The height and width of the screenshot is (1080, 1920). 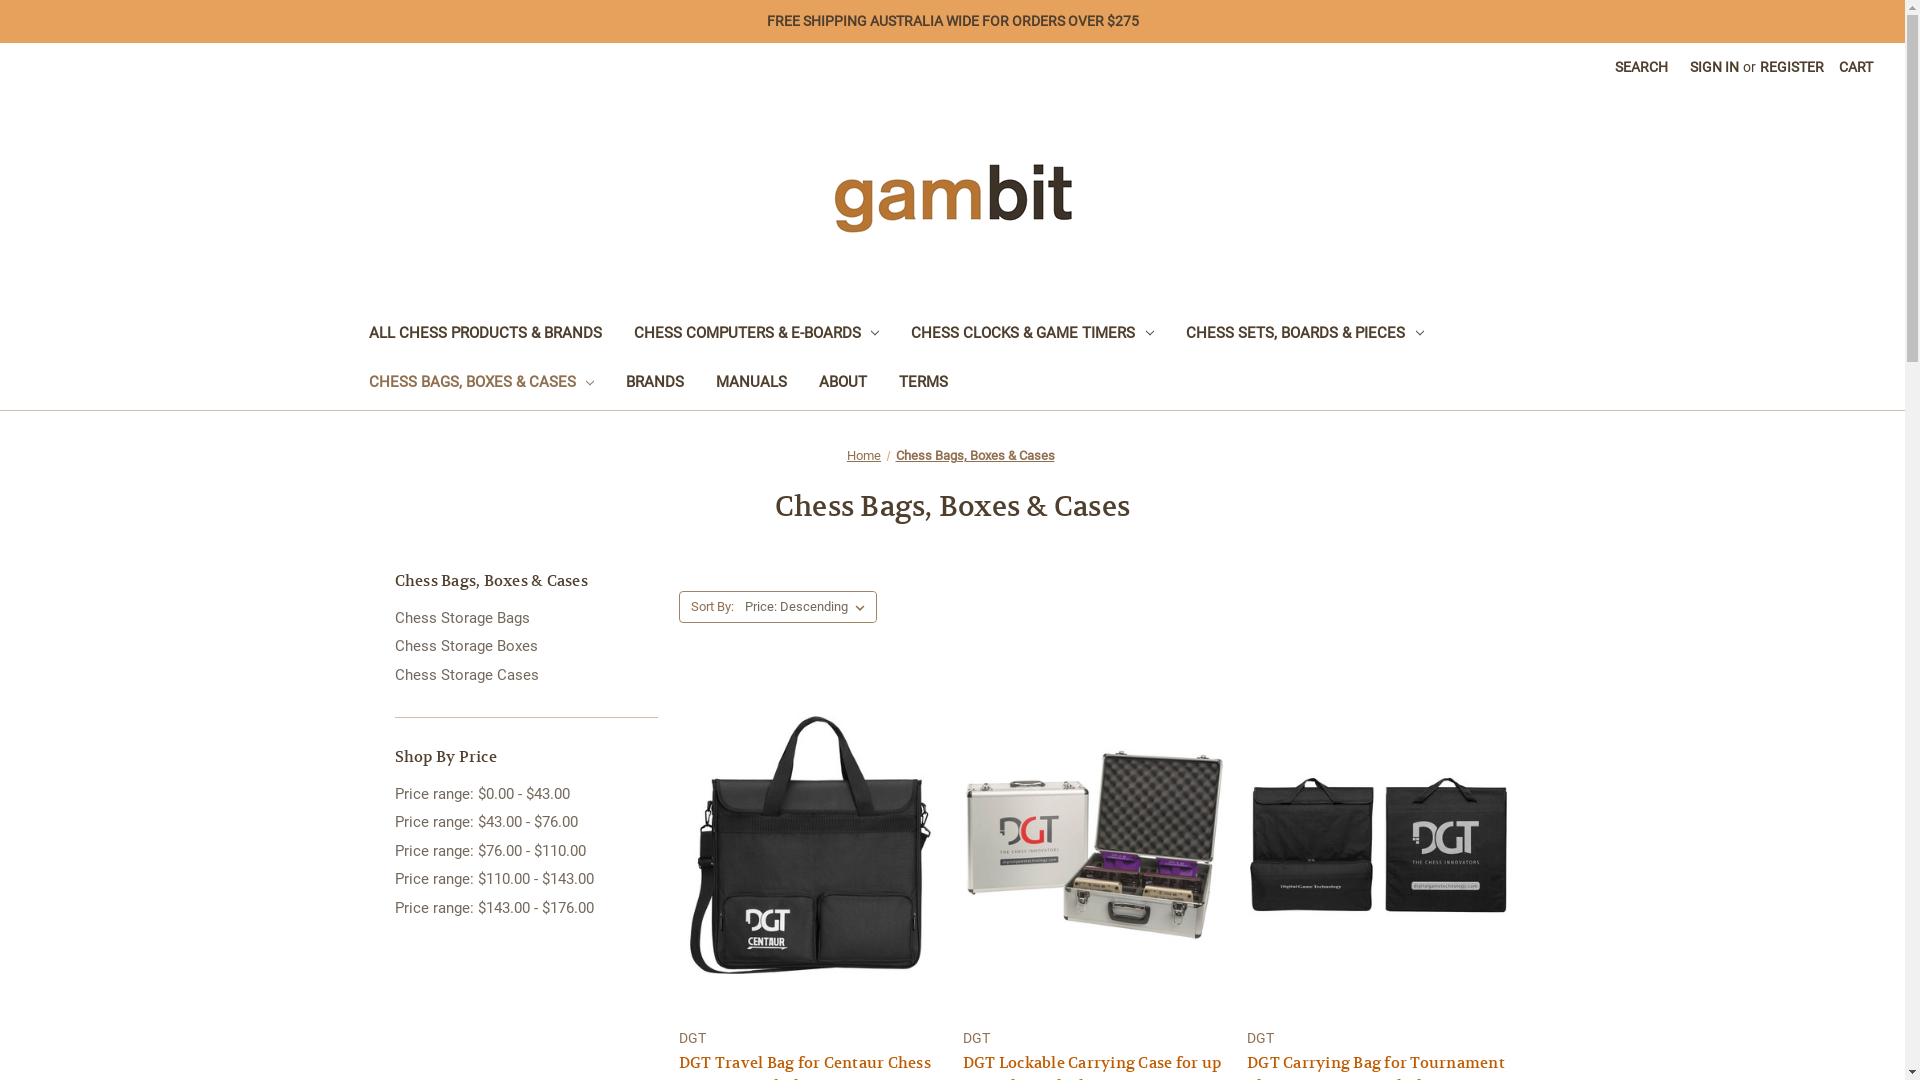 What do you see at coordinates (1713, 66) in the screenshot?
I see `'SIGN IN'` at bounding box center [1713, 66].